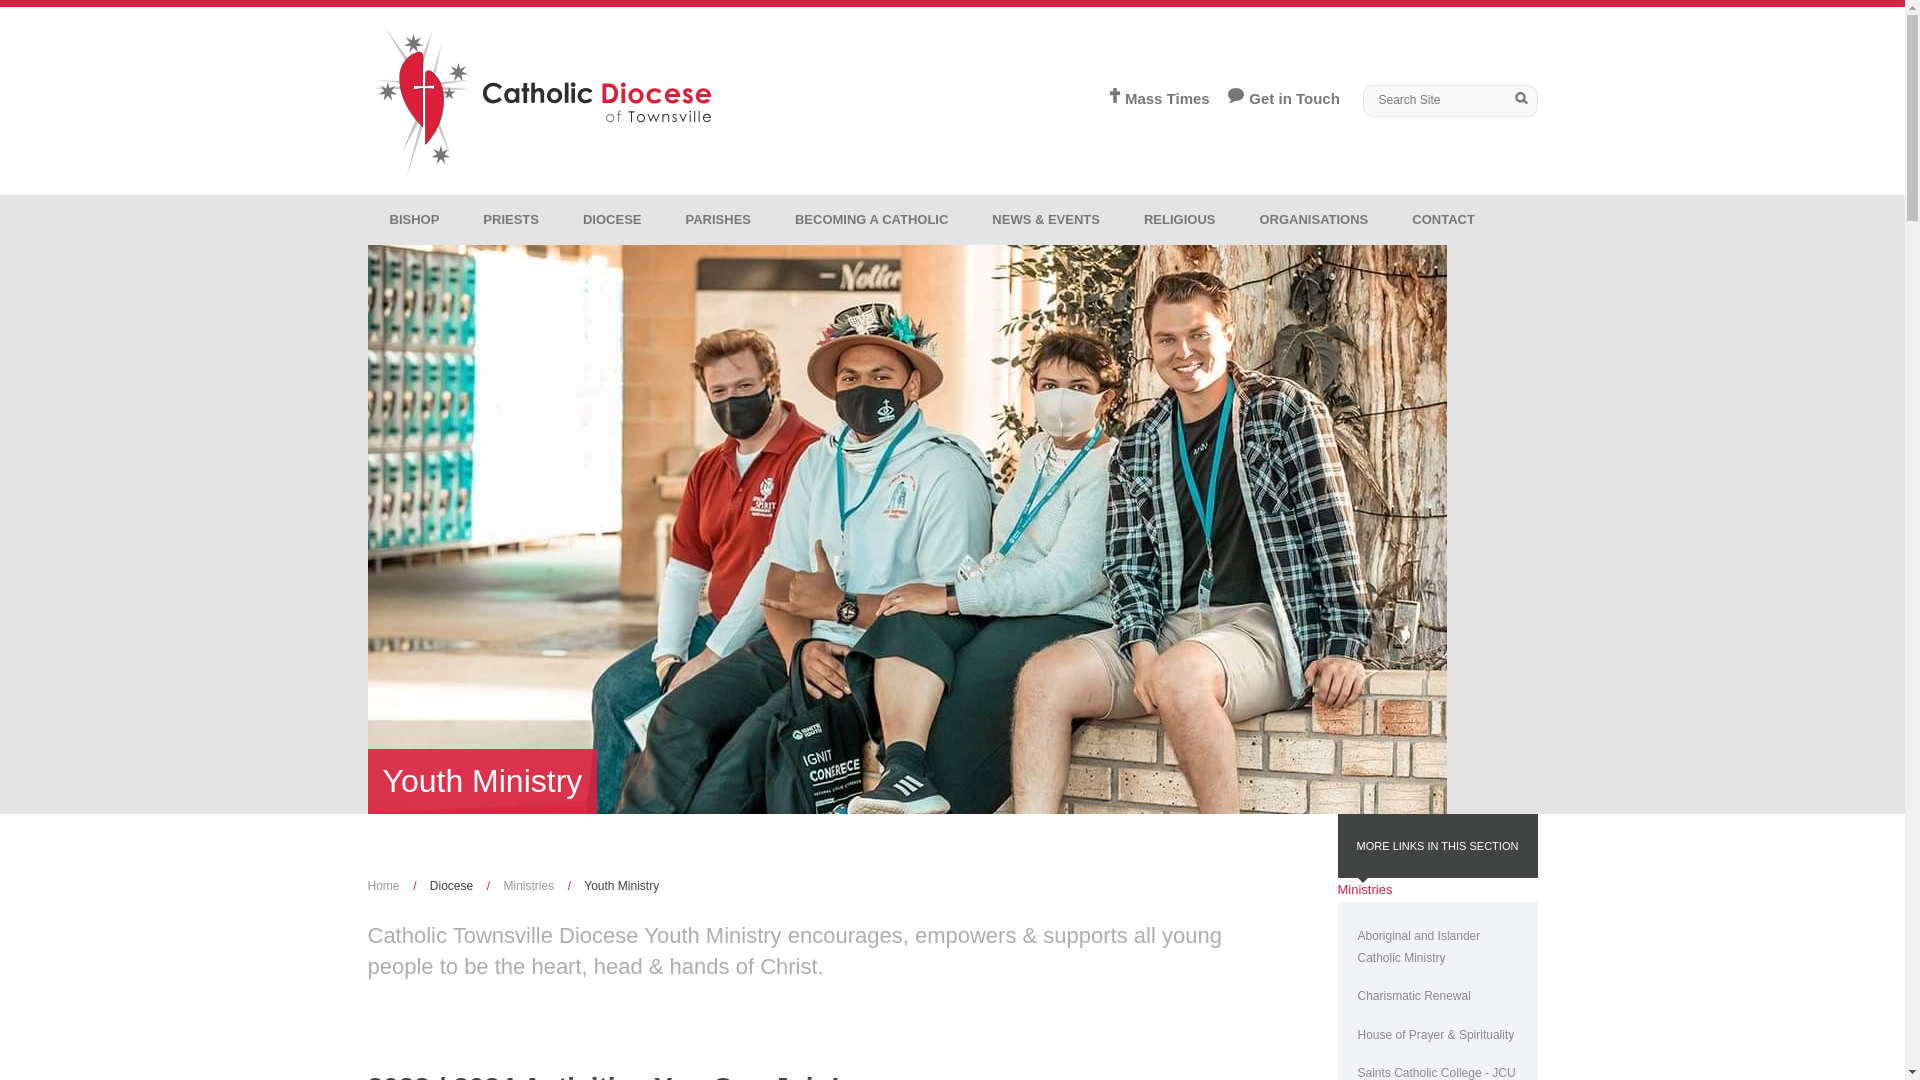  Describe the element at coordinates (1272, 99) in the screenshot. I see `'Get in Touch'` at that location.